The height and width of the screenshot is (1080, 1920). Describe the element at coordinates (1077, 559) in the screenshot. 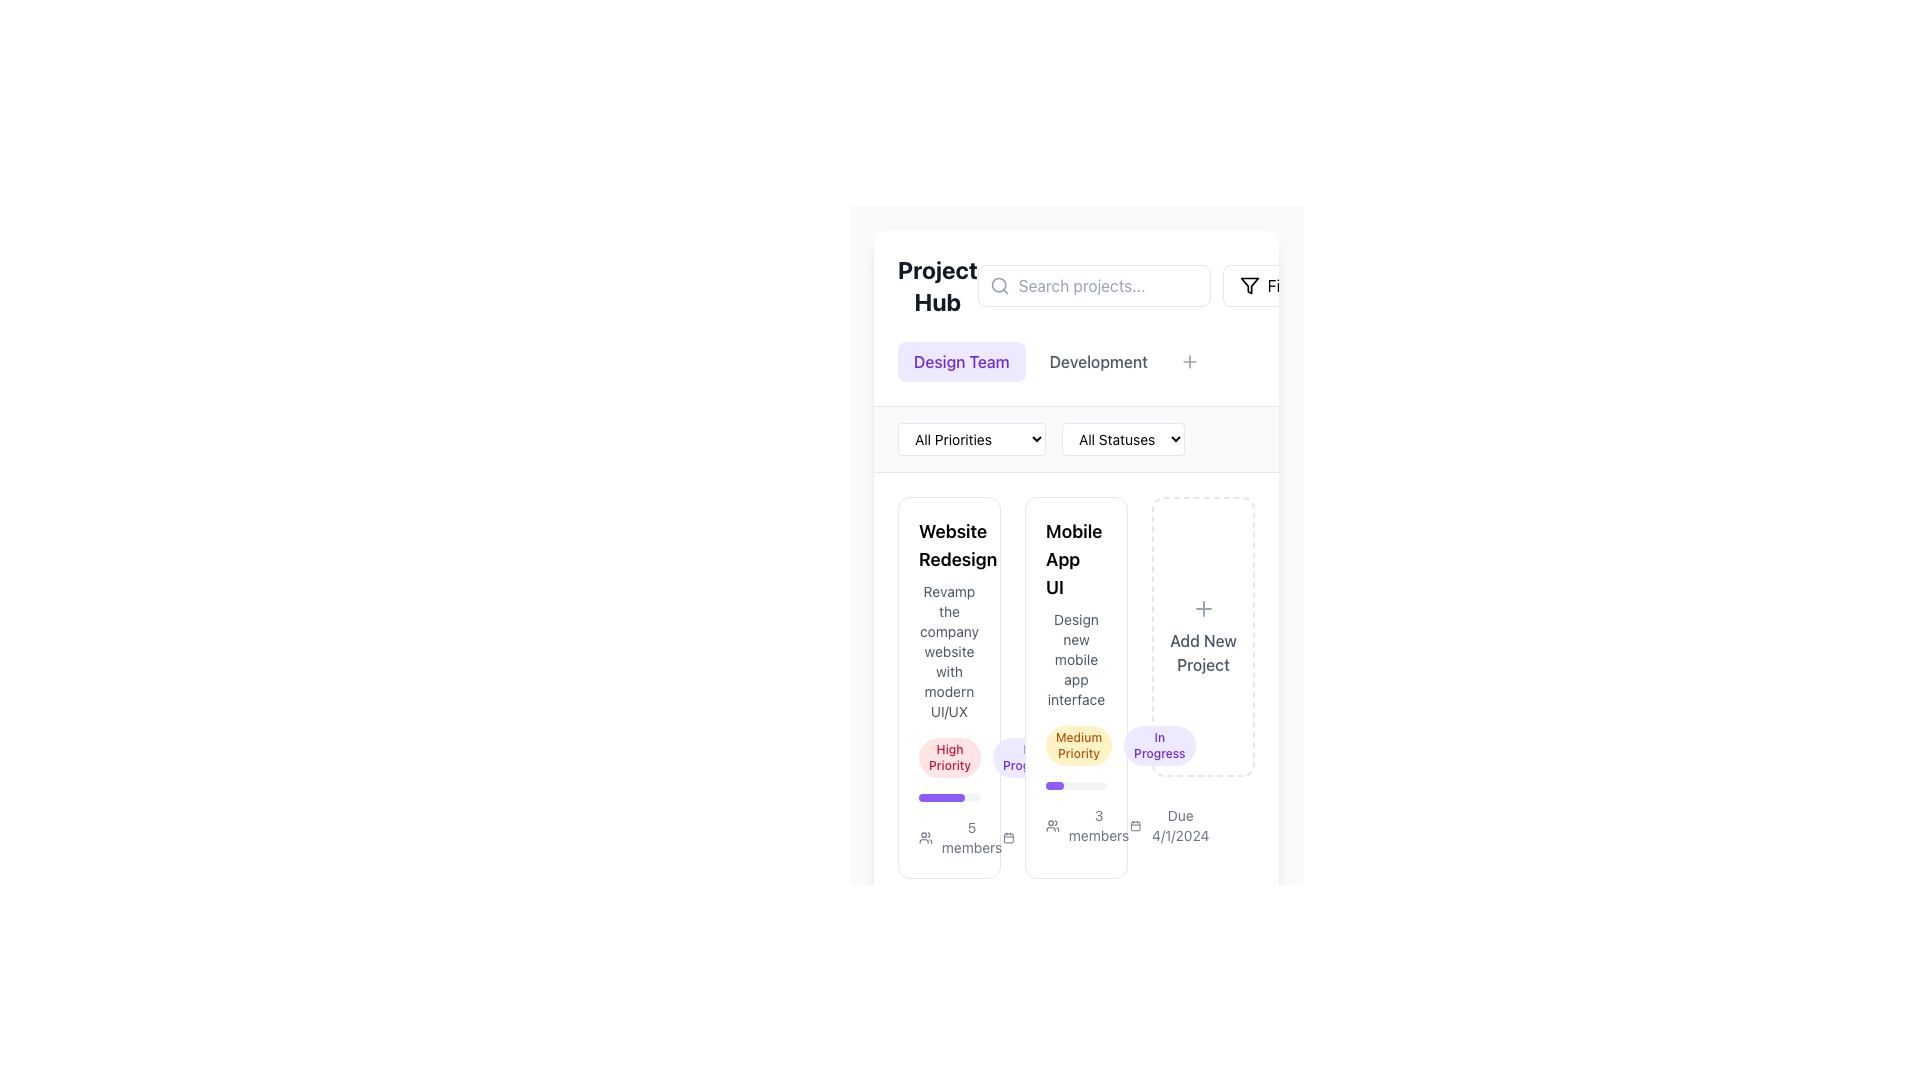

I see `the title text display element of the project card titled 'Mobile App UI', which is located at the top of the card above the description text 'Design new mobile app interface'` at that location.